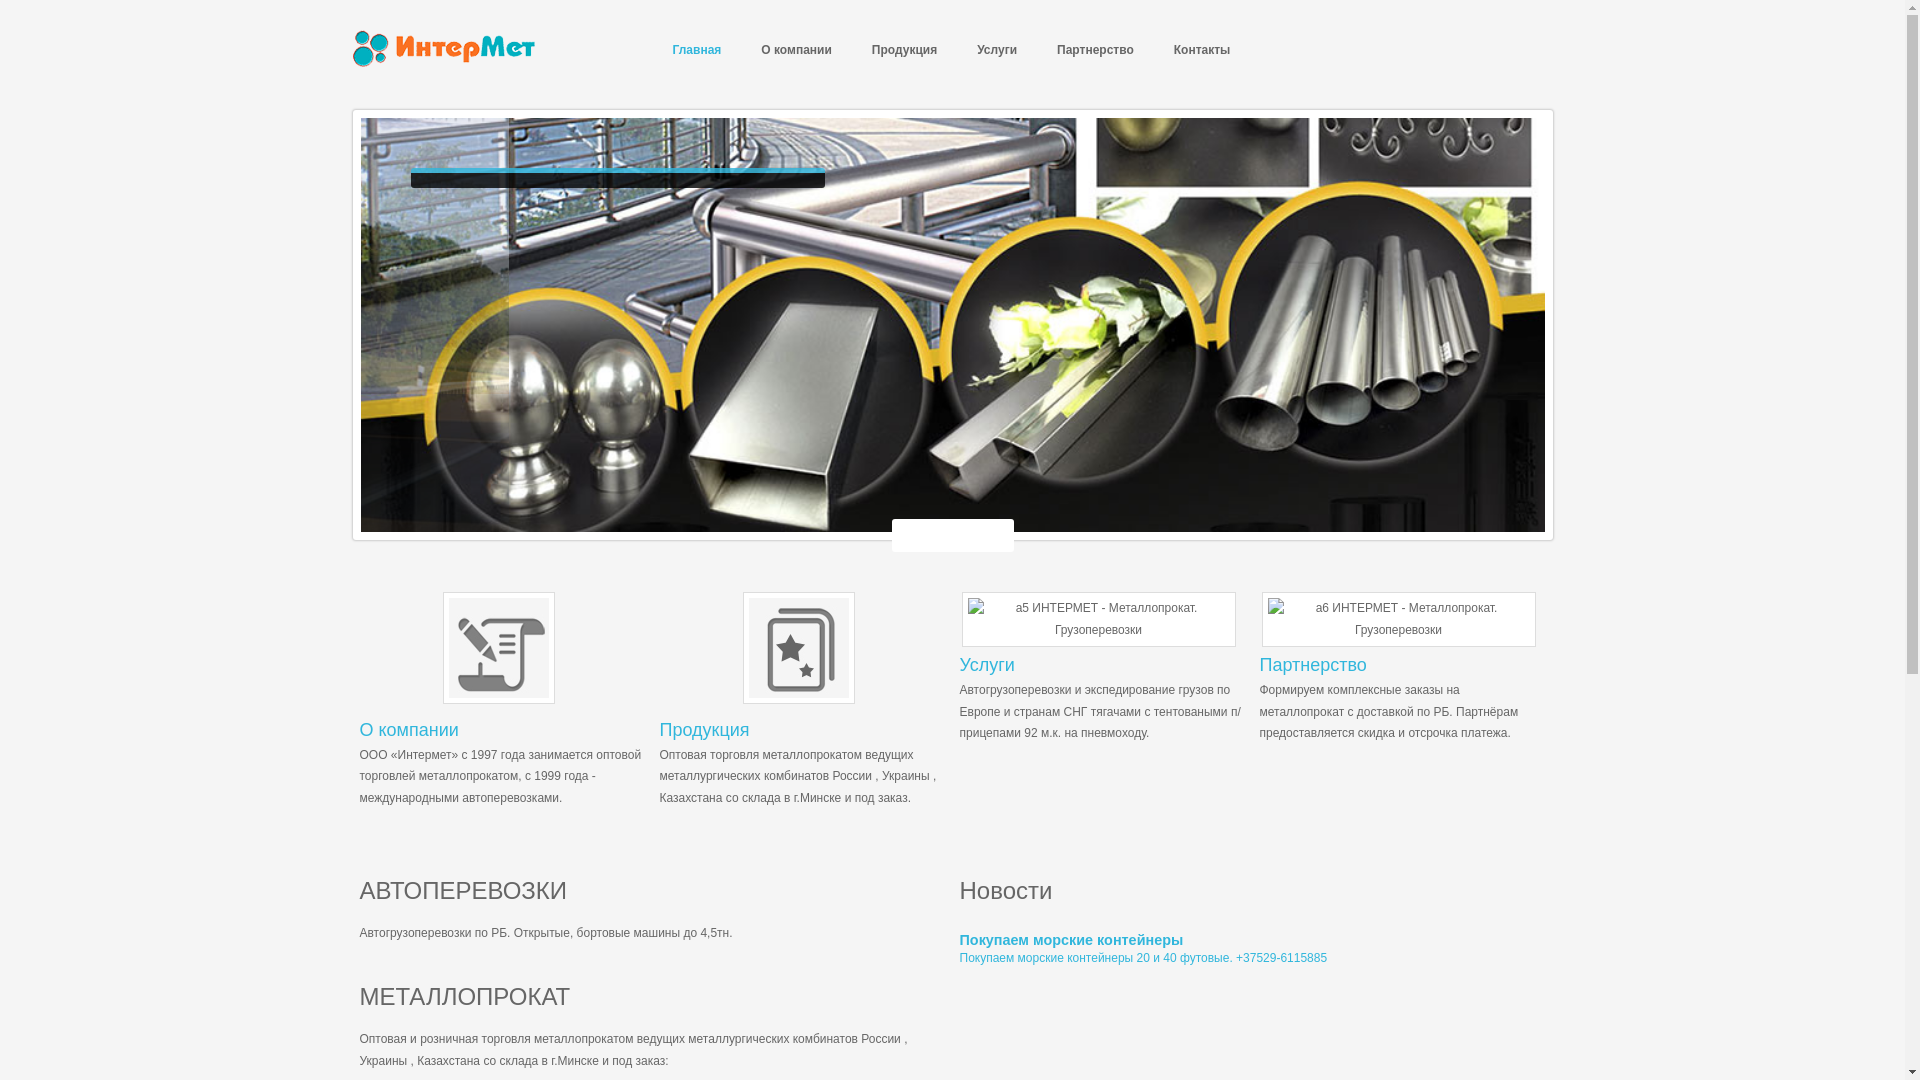 This screenshot has width=1920, height=1080. I want to click on 'a5 image', so click(1098, 618).